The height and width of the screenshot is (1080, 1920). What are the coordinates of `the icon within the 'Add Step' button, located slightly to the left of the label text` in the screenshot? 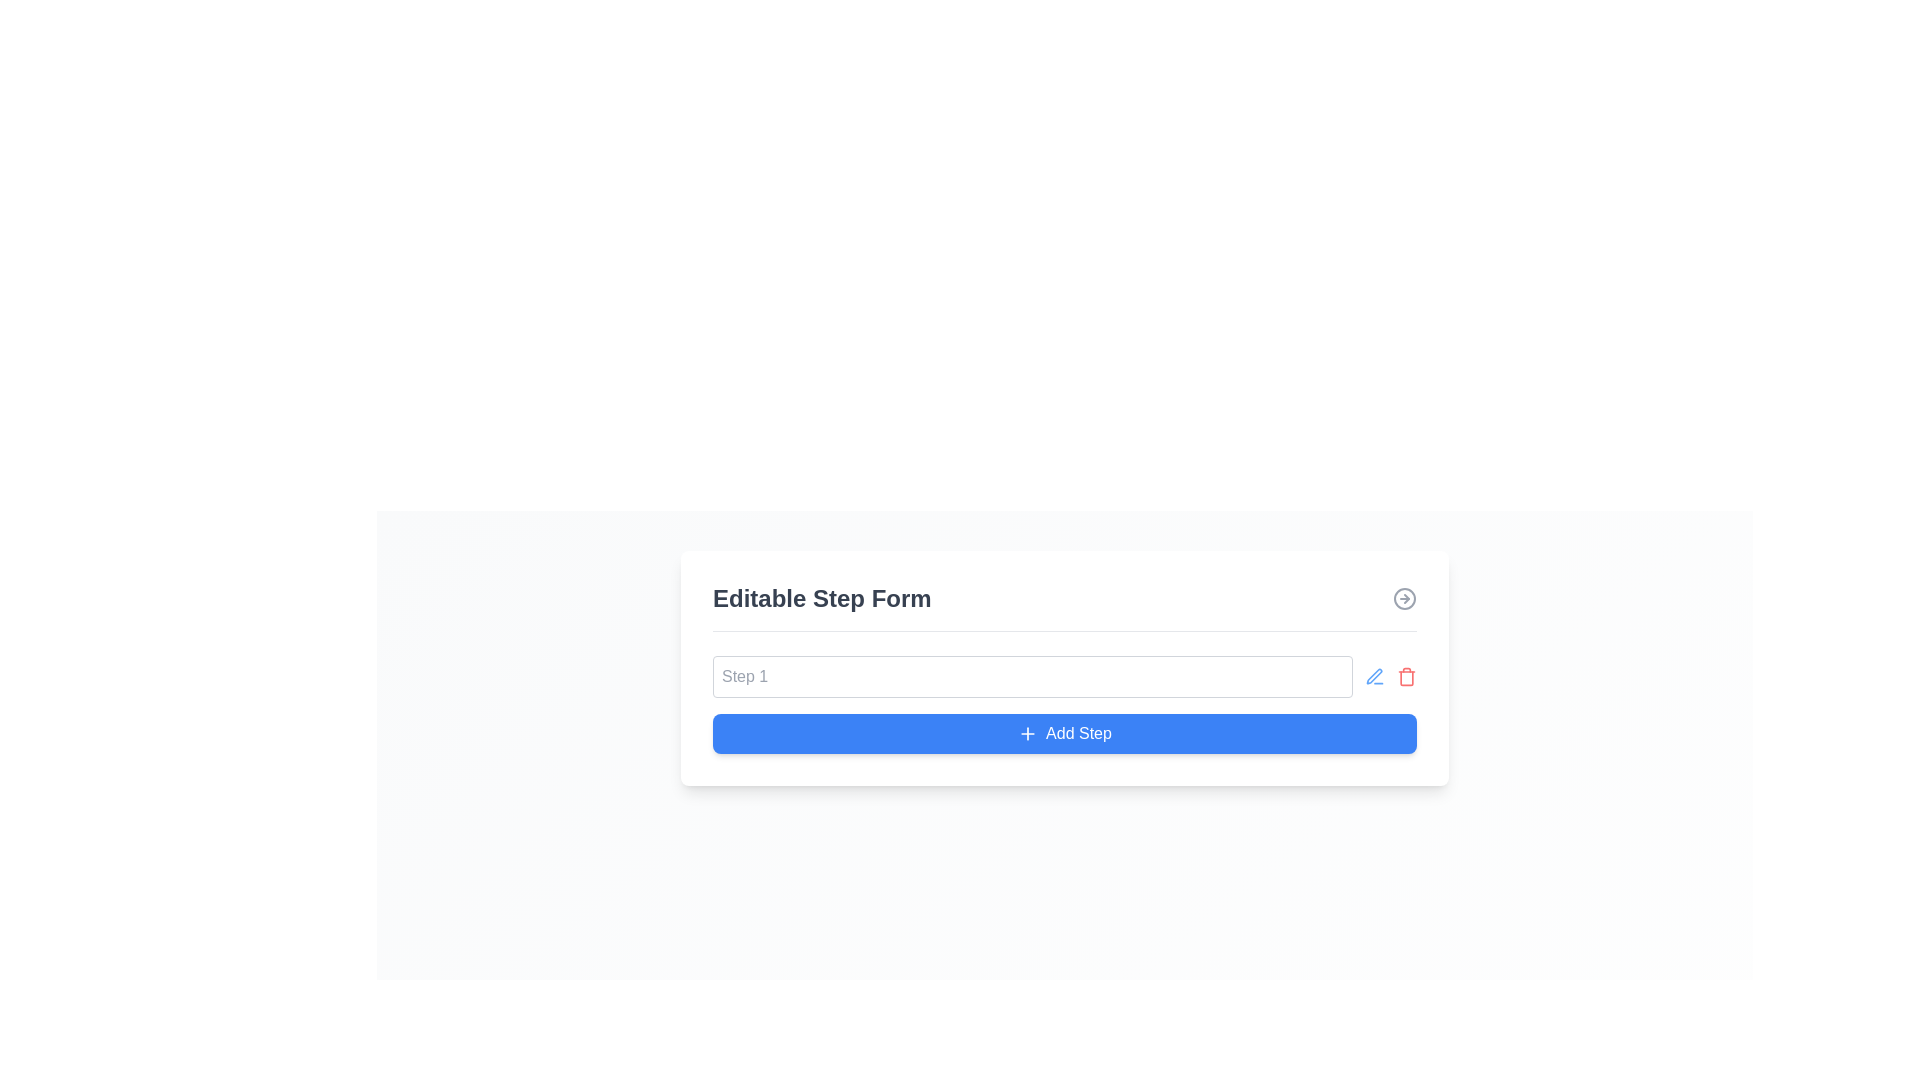 It's located at (1028, 733).